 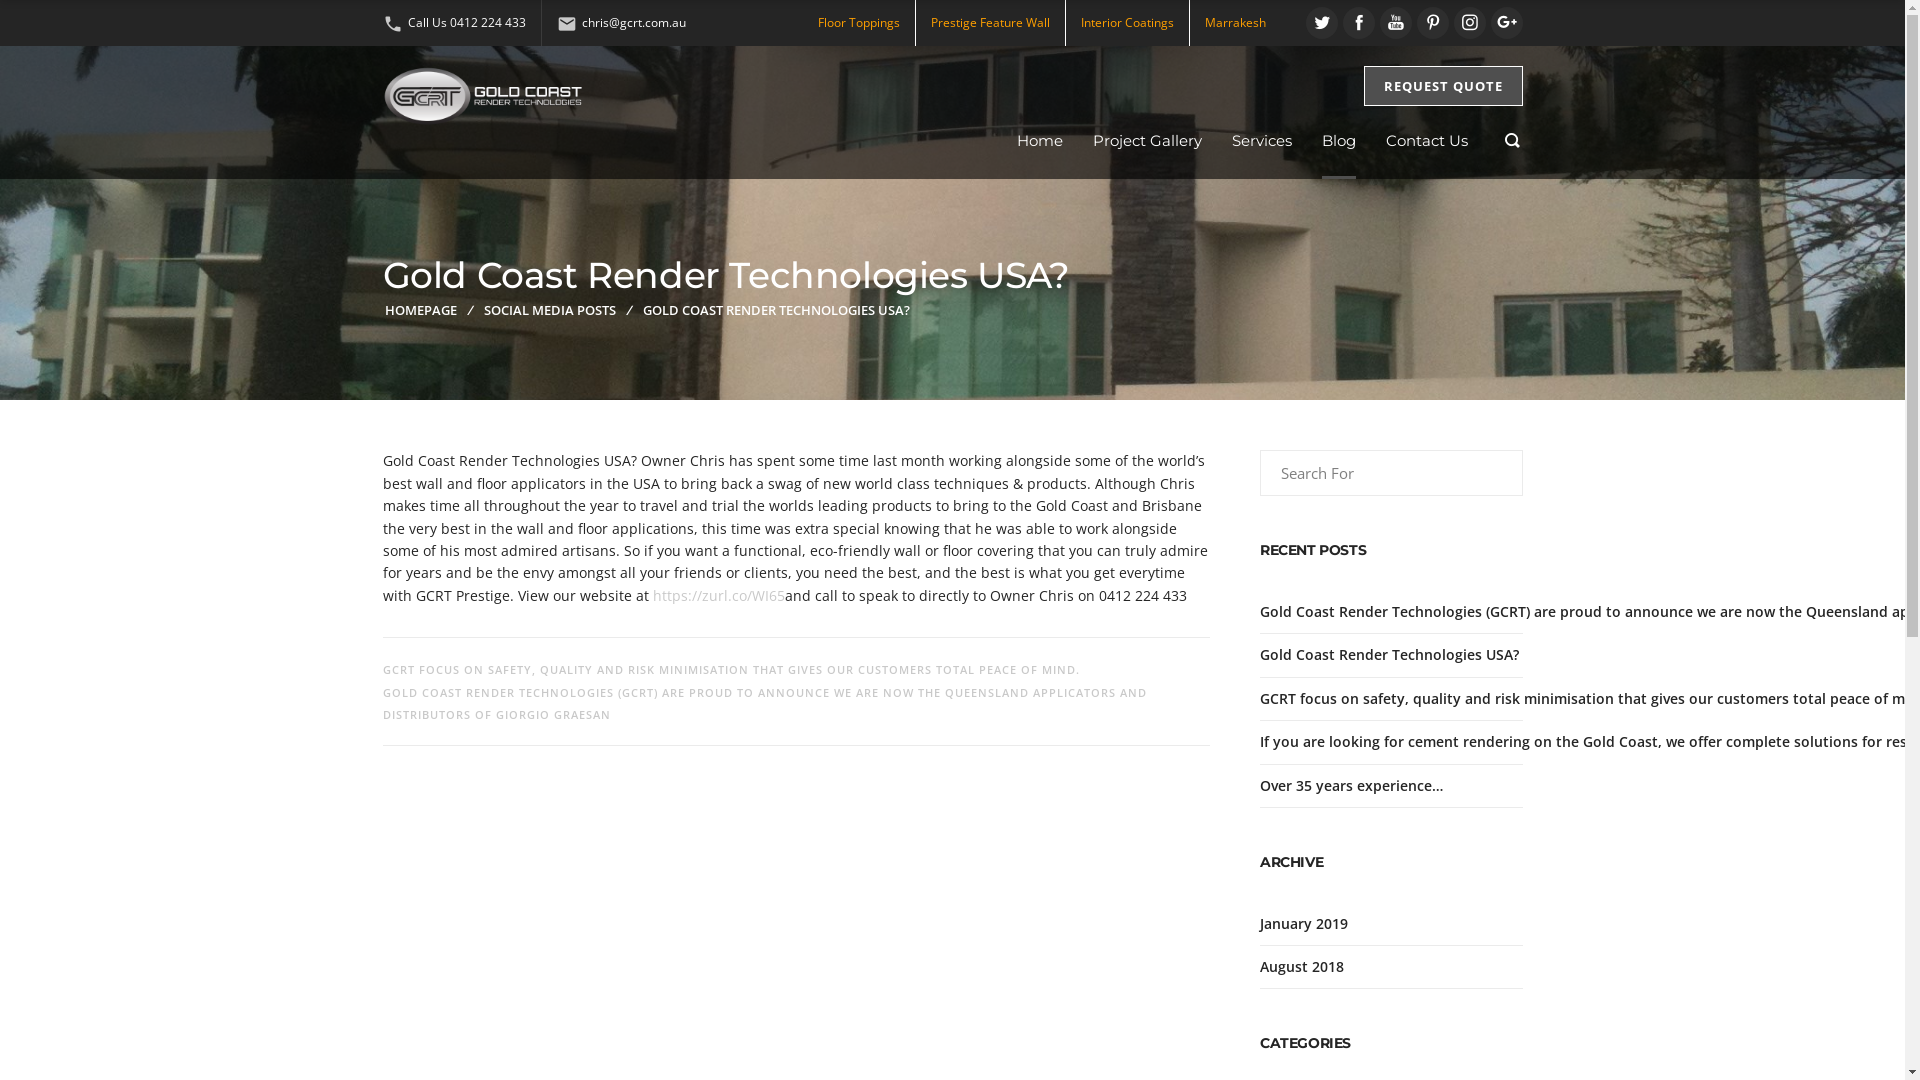 I want to click on 'emailchris@gcrt.com.au', so click(x=619, y=22).